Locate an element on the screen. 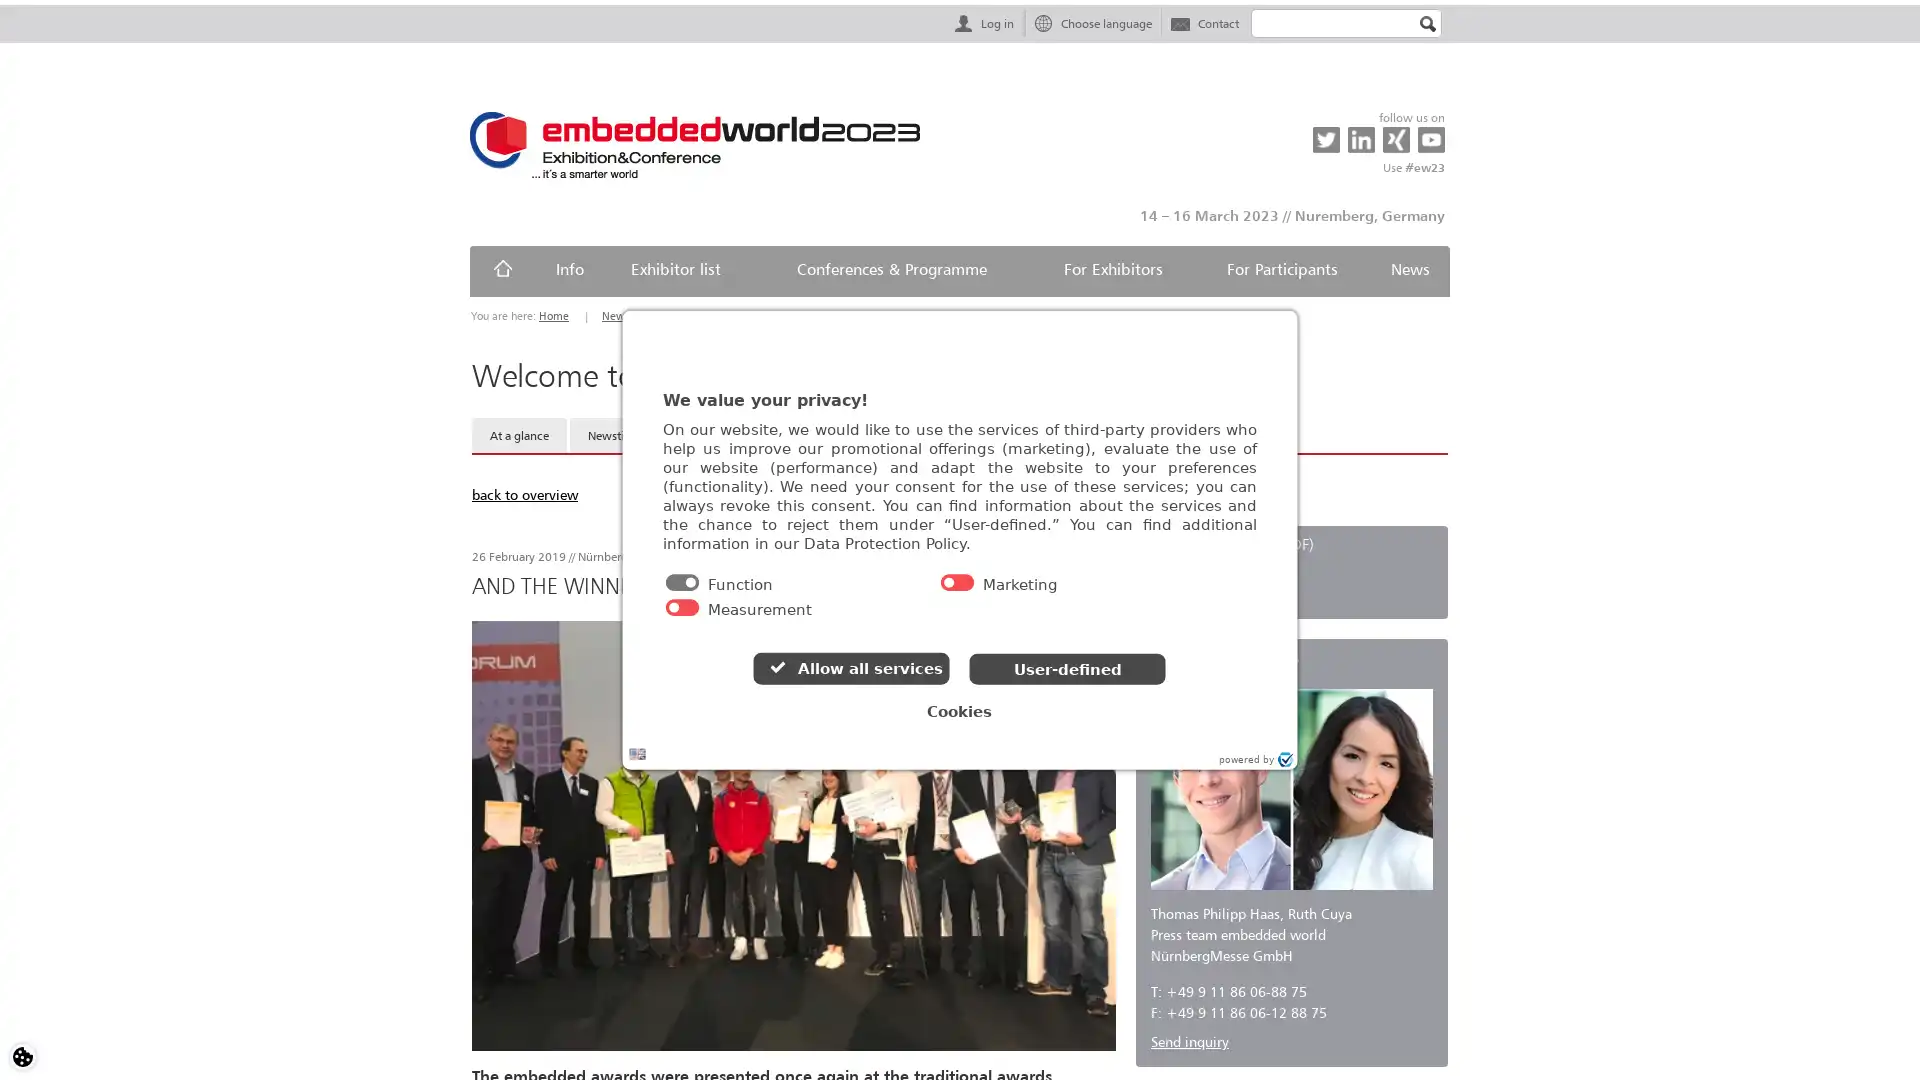  User-defined is located at coordinates (1069, 676).